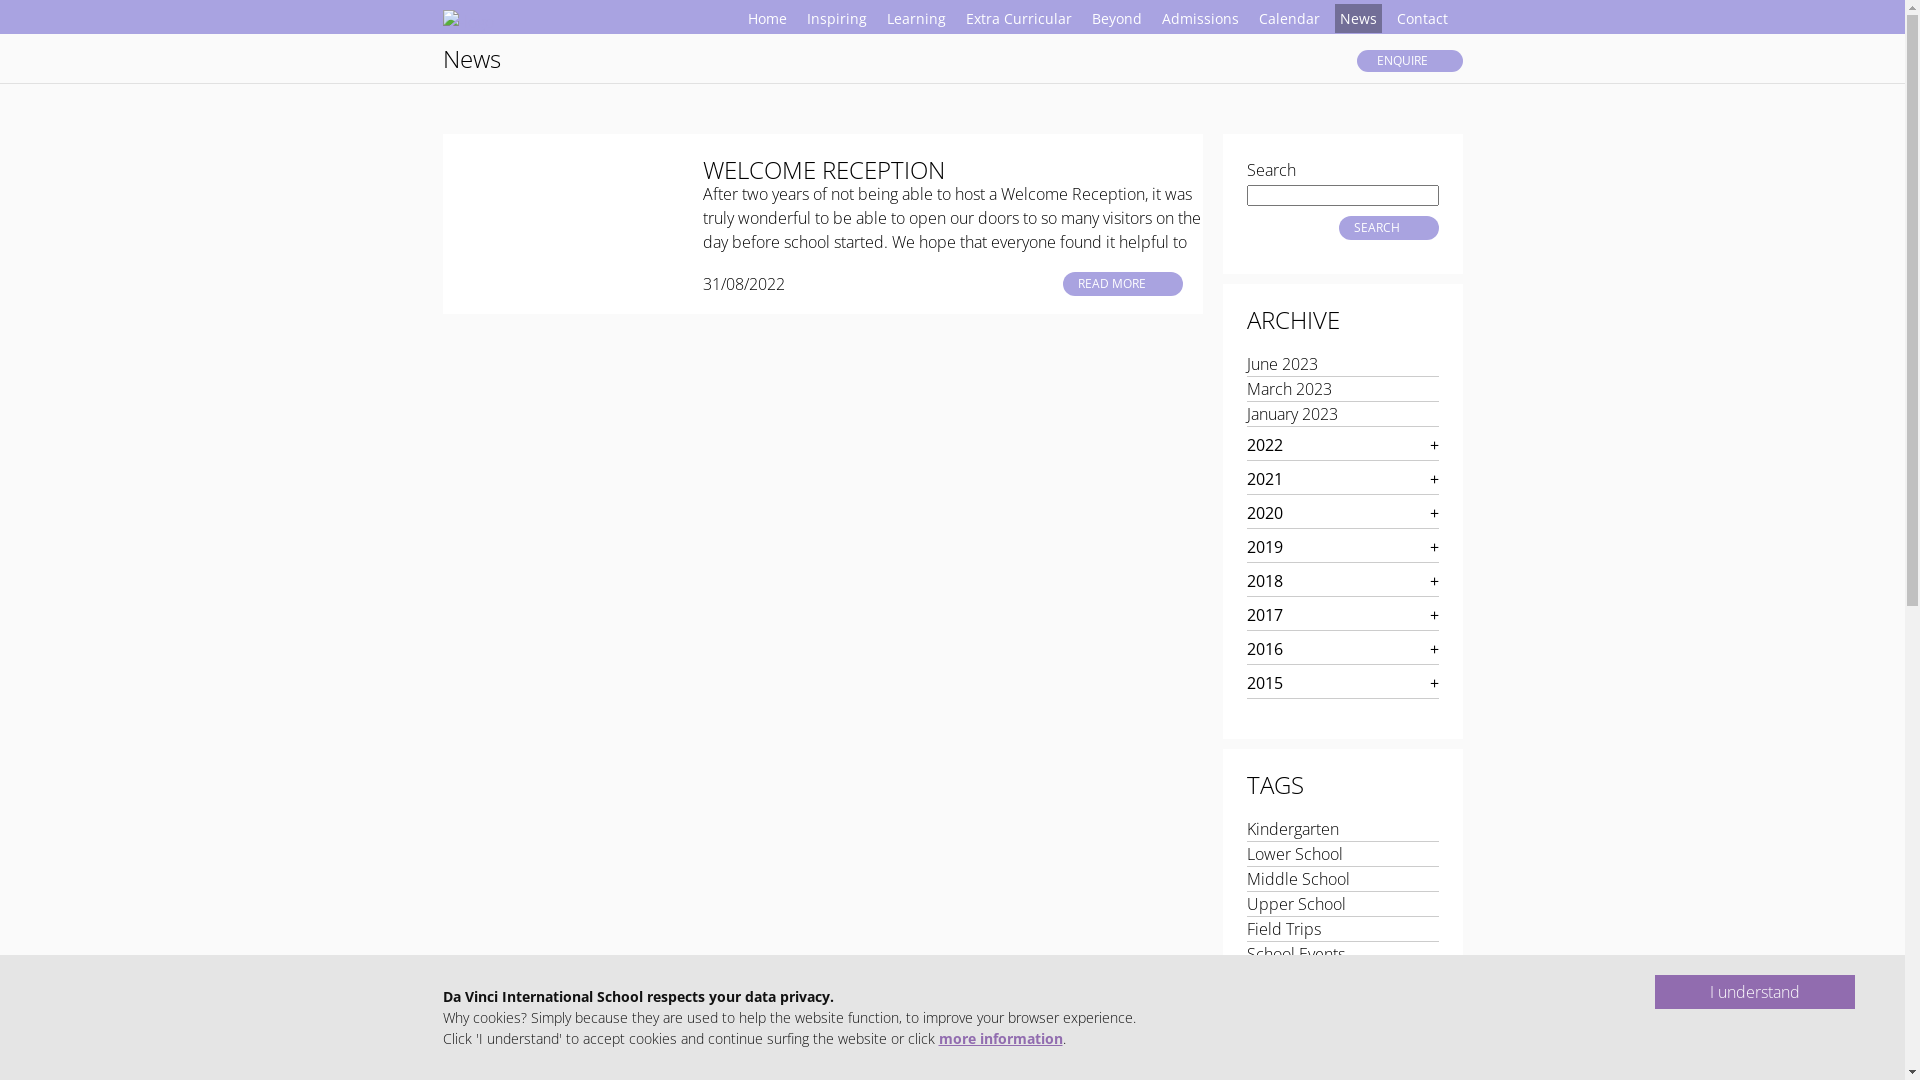 This screenshot has height=1080, width=1920. What do you see at coordinates (1408, 60) in the screenshot?
I see `'ENQUIRE'` at bounding box center [1408, 60].